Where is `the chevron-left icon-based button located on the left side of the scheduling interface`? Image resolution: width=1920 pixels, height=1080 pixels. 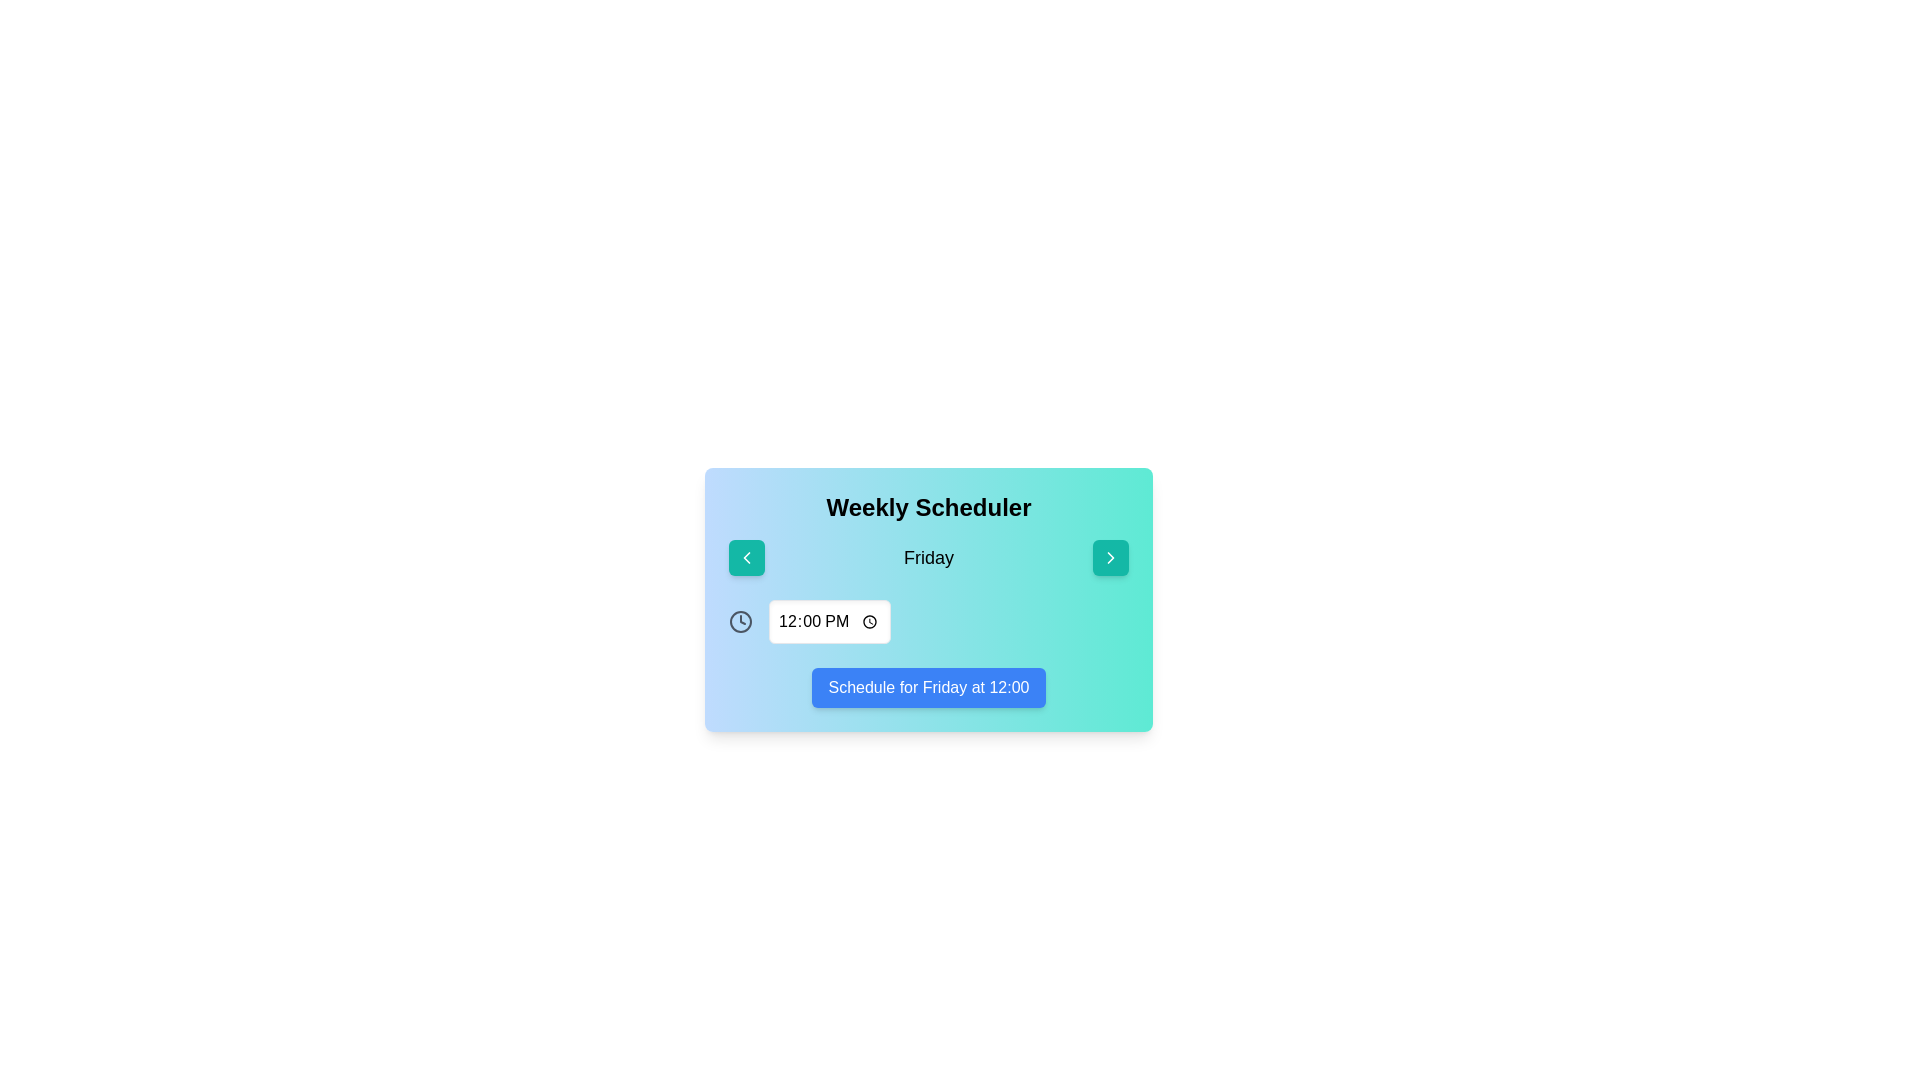
the chevron-left icon-based button located on the left side of the scheduling interface is located at coordinates (746, 558).